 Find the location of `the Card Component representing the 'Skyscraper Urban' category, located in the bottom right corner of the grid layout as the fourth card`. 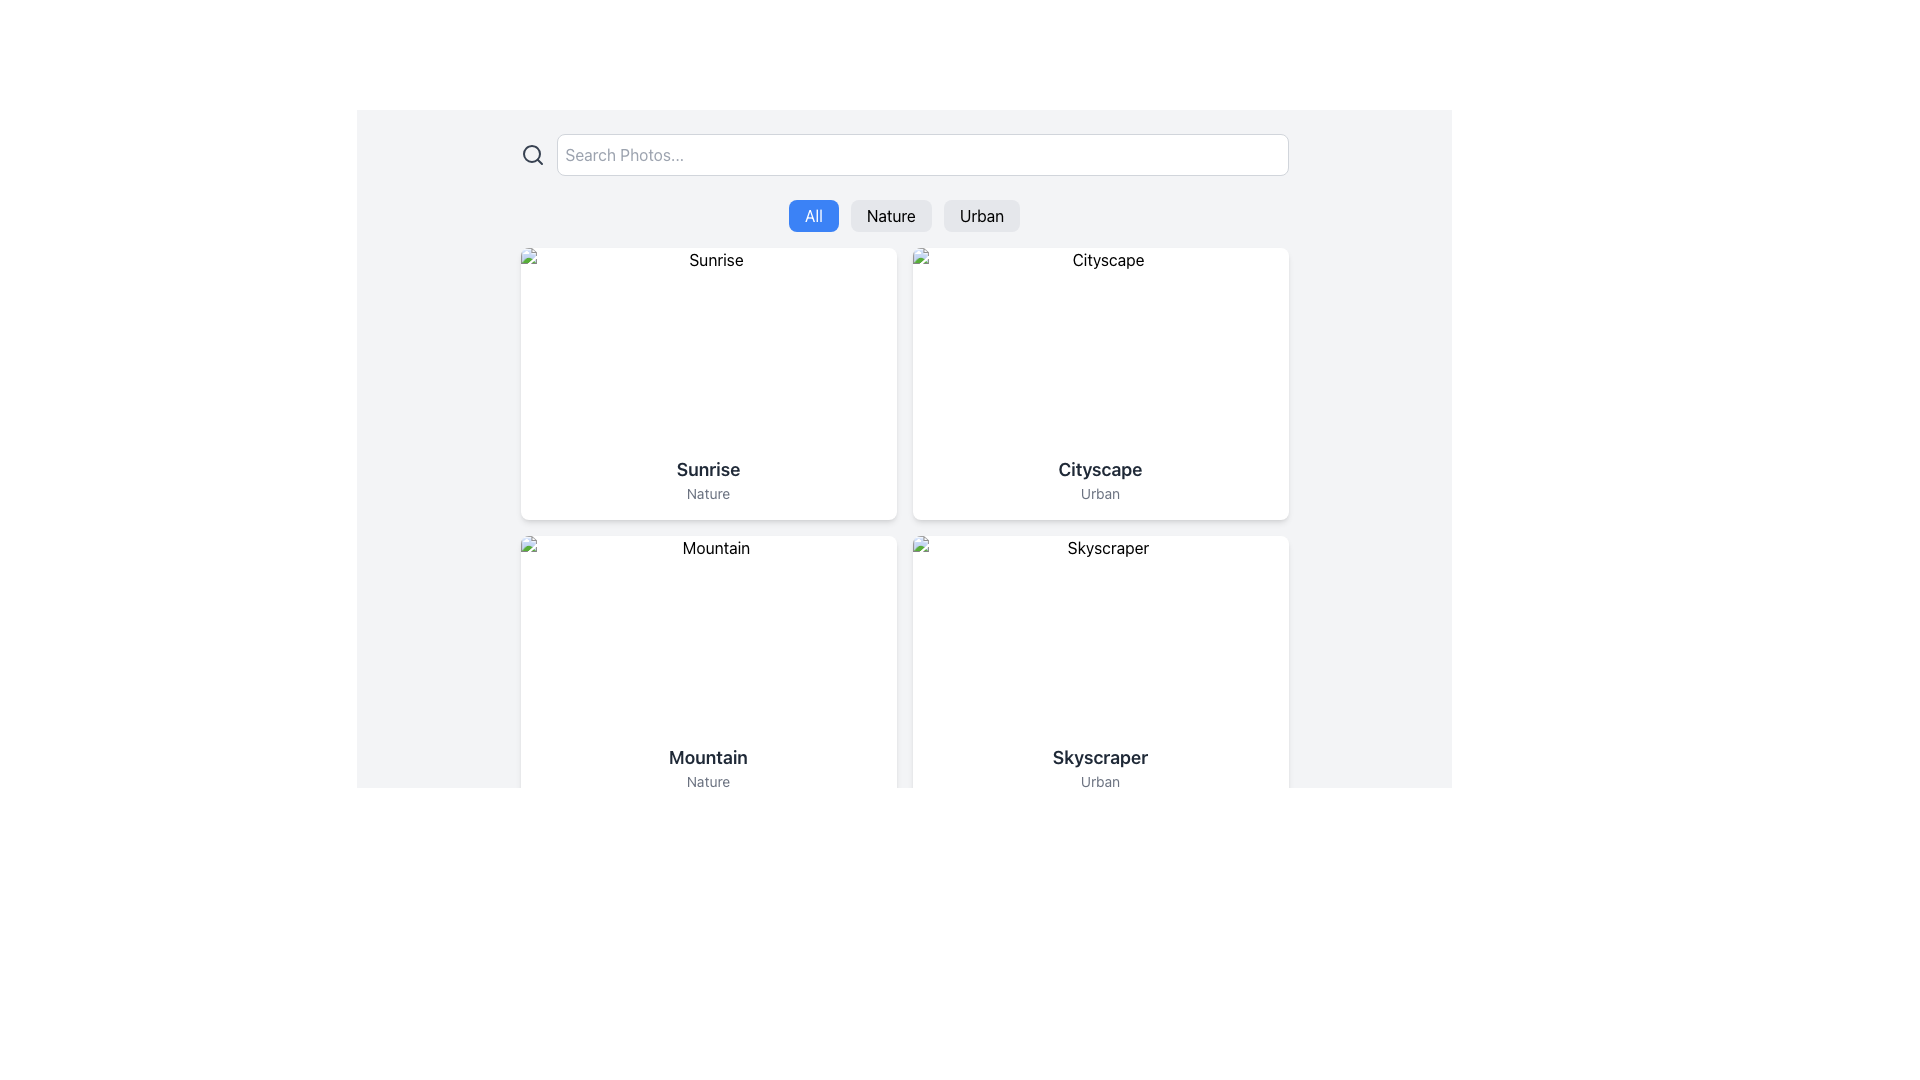

the Card Component representing the 'Skyscraper Urban' category, located in the bottom right corner of the grid layout as the fourth card is located at coordinates (1099, 671).